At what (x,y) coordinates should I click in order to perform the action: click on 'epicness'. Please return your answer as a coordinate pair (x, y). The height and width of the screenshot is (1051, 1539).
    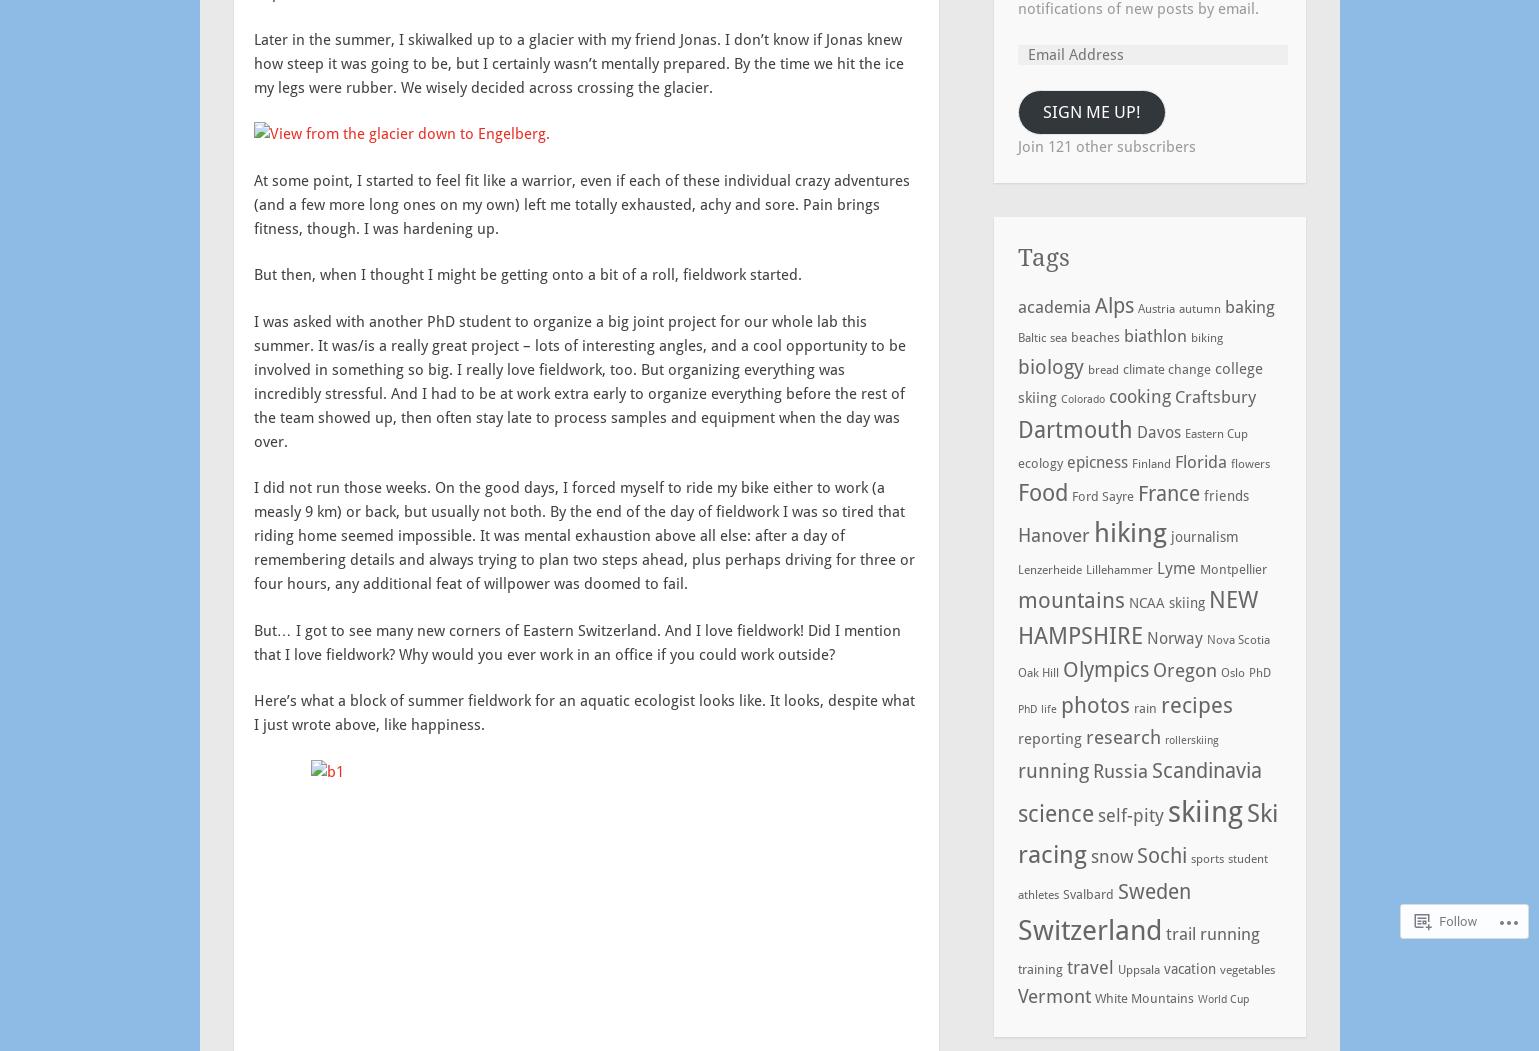
    Looking at the image, I should click on (1065, 460).